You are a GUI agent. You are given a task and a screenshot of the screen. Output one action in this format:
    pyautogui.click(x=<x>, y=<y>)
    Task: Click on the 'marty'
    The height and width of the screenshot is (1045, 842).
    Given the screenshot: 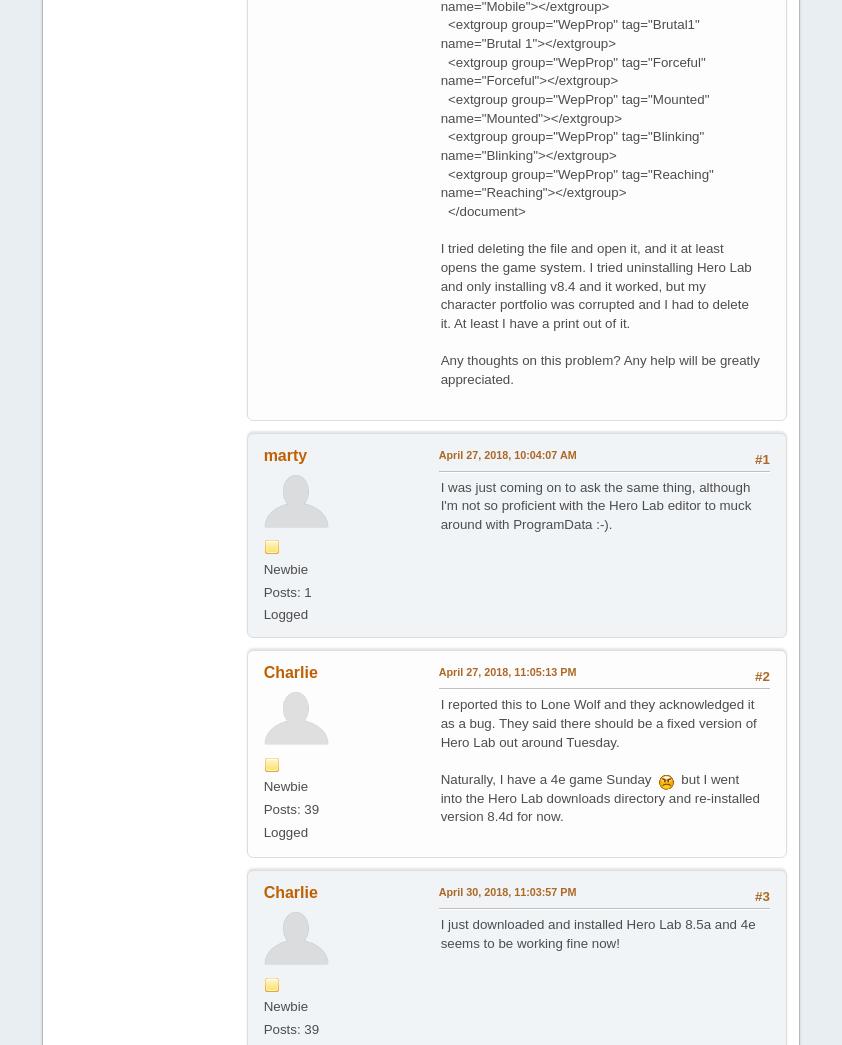 What is the action you would take?
    pyautogui.click(x=285, y=454)
    